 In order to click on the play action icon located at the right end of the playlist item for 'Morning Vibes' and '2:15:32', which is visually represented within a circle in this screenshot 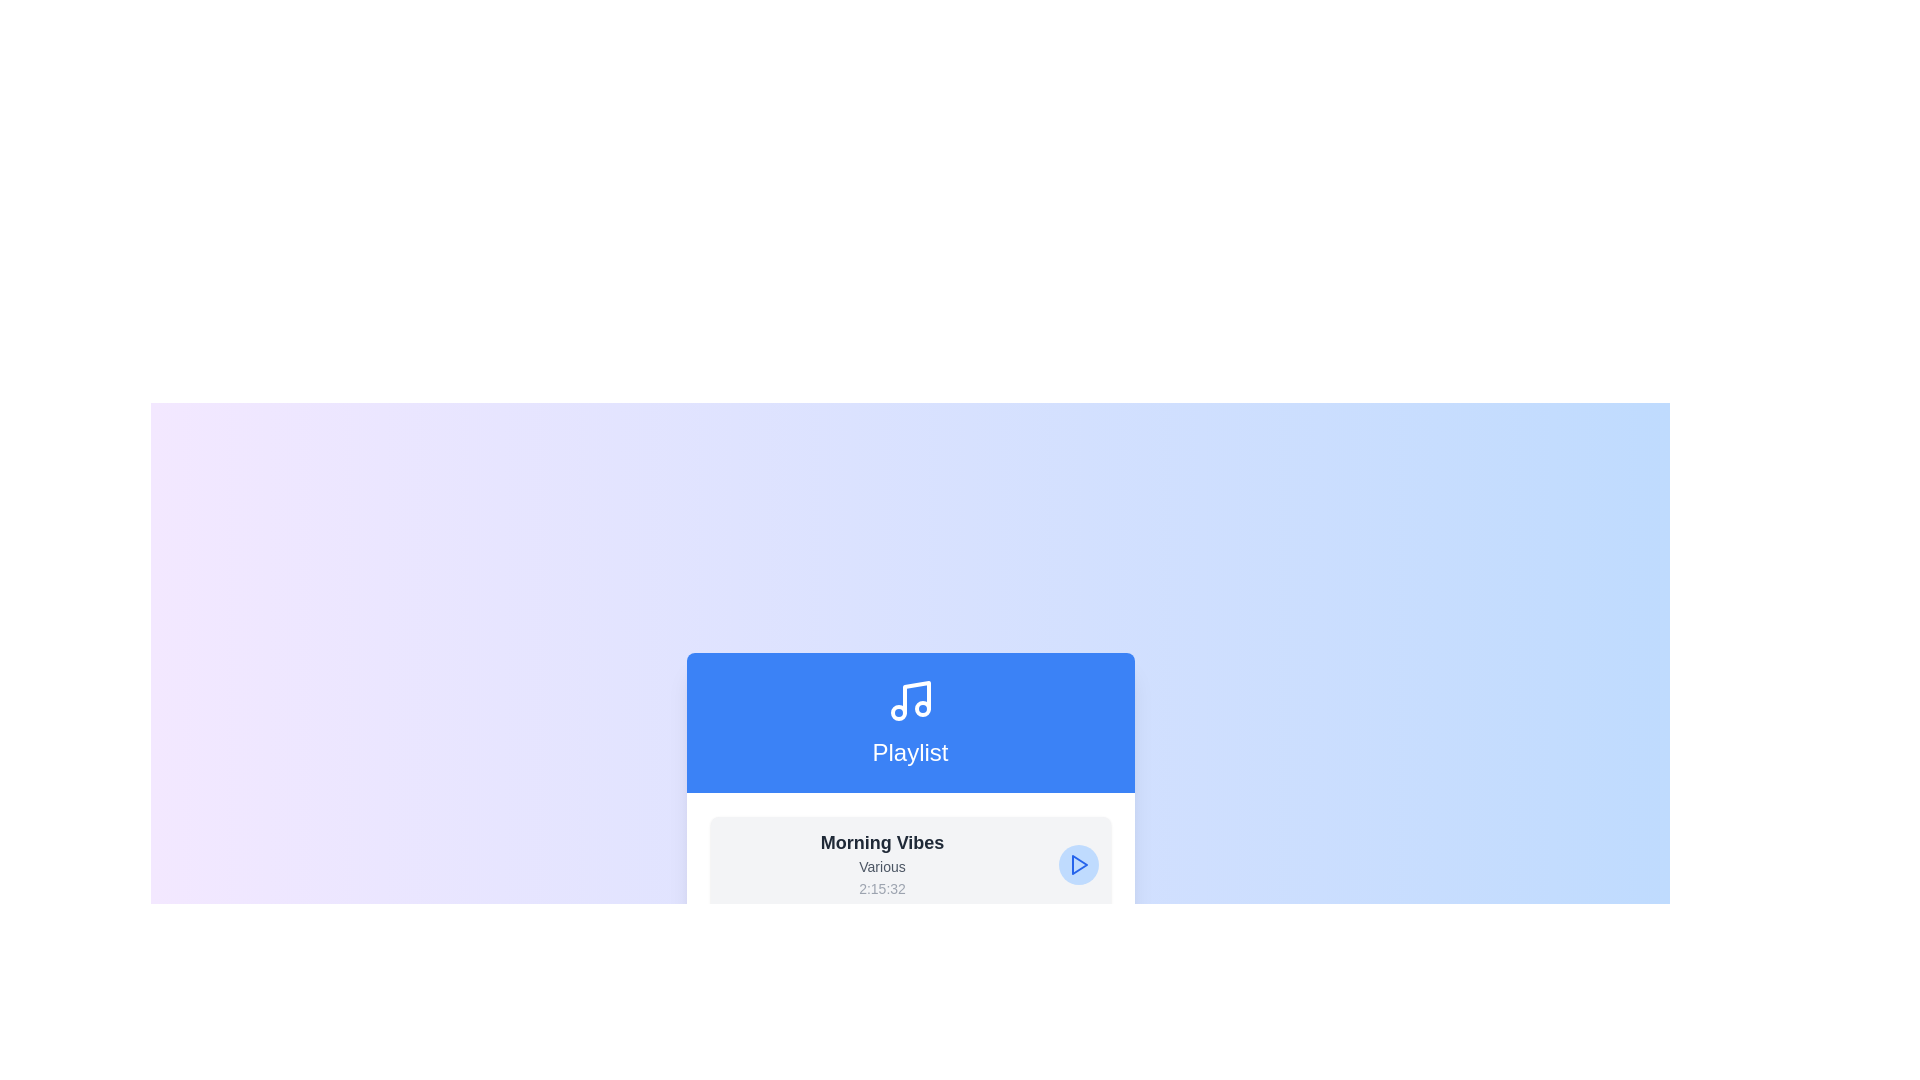, I will do `click(1078, 863)`.